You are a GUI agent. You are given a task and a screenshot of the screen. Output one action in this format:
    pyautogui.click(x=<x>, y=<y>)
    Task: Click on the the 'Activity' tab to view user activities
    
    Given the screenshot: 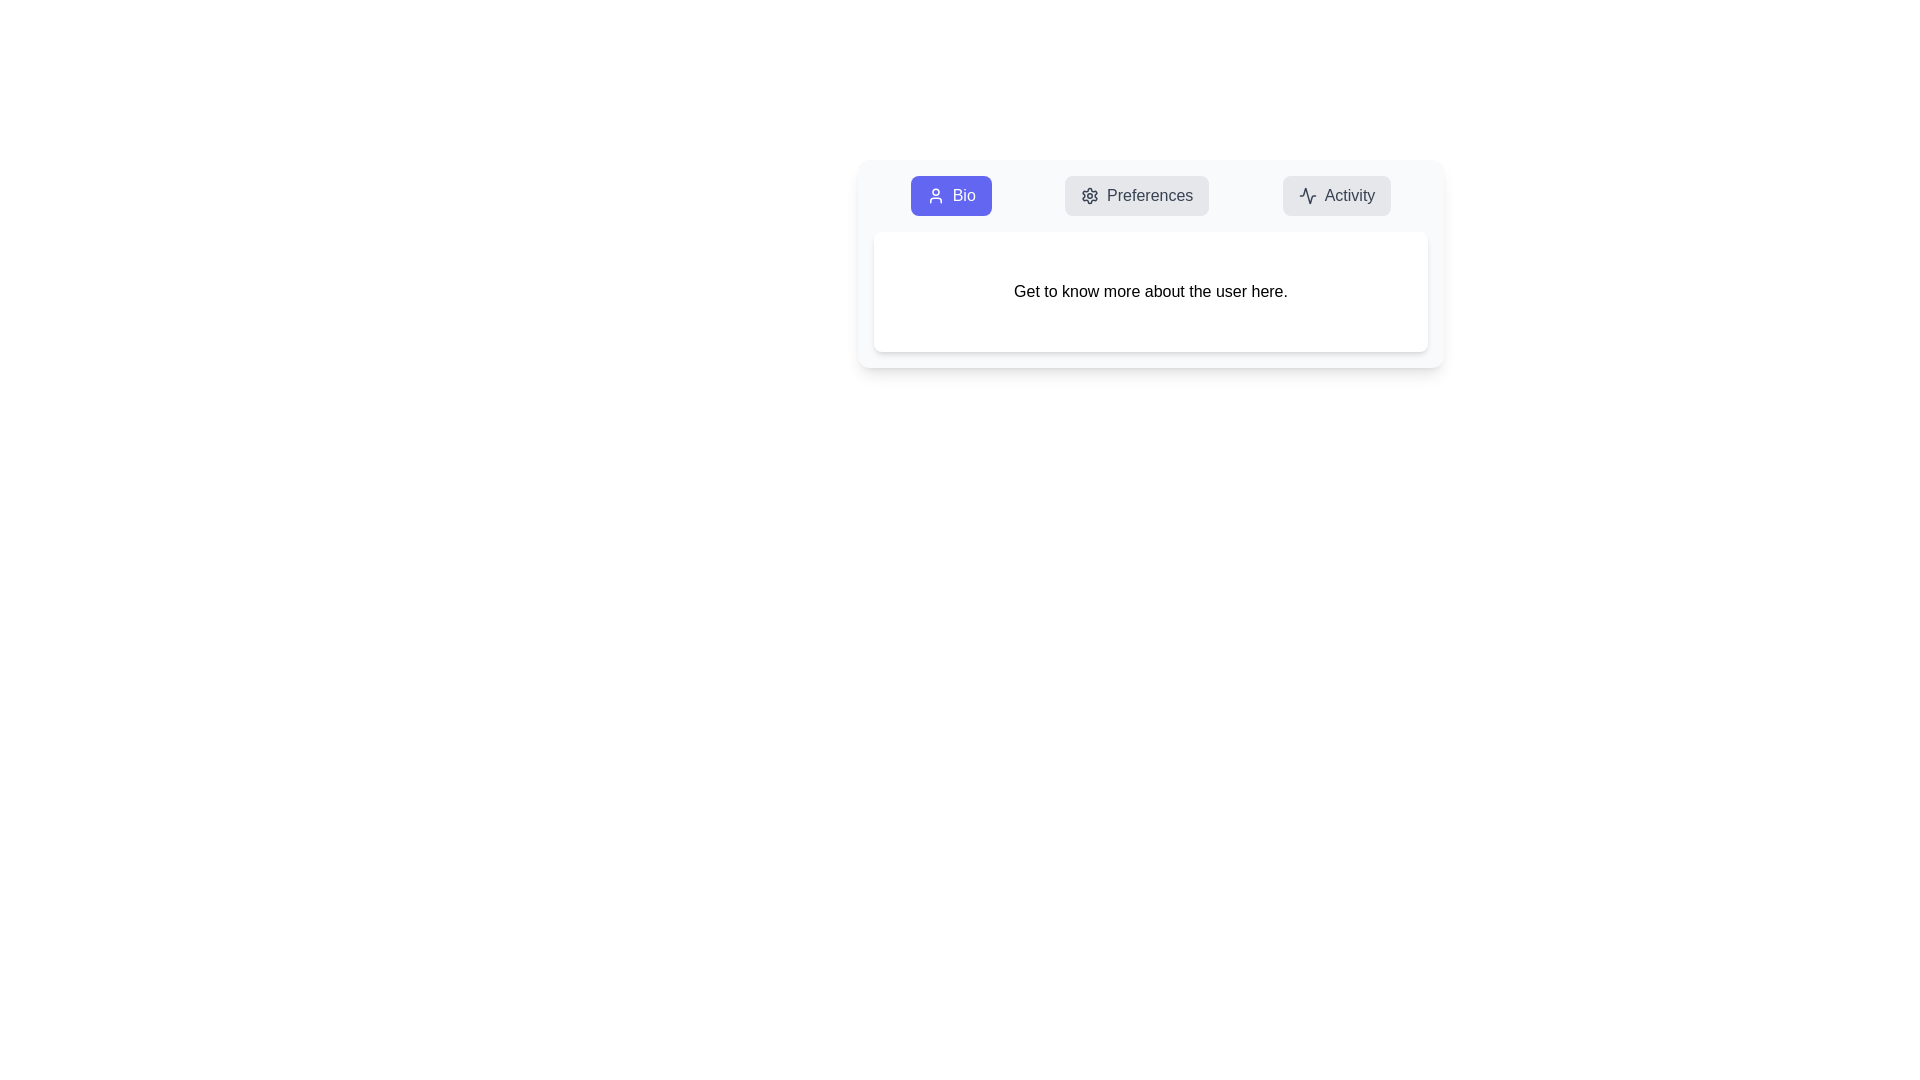 What is the action you would take?
    pyautogui.click(x=1337, y=196)
    